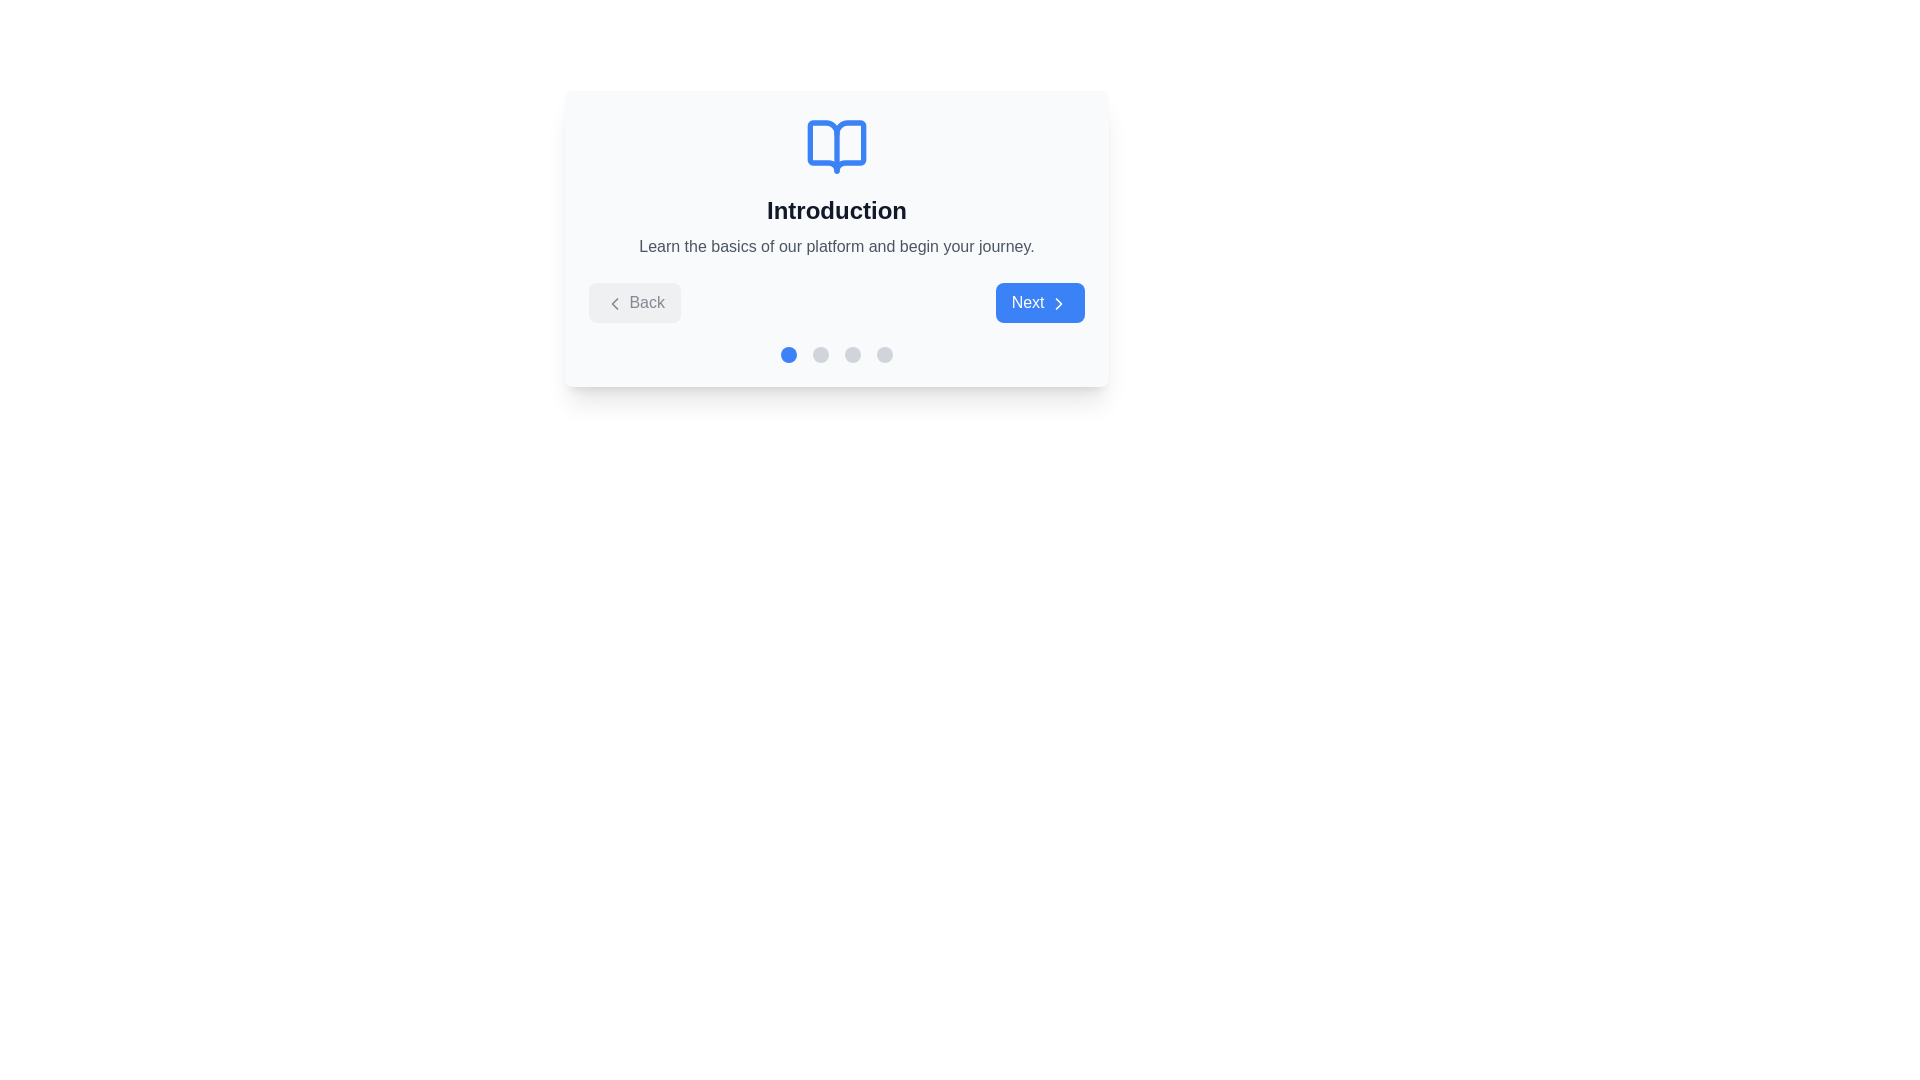 The height and width of the screenshot is (1080, 1920). What do you see at coordinates (613, 303) in the screenshot?
I see `the leftward-pointing arrow icon within the 'Back' button` at bounding box center [613, 303].